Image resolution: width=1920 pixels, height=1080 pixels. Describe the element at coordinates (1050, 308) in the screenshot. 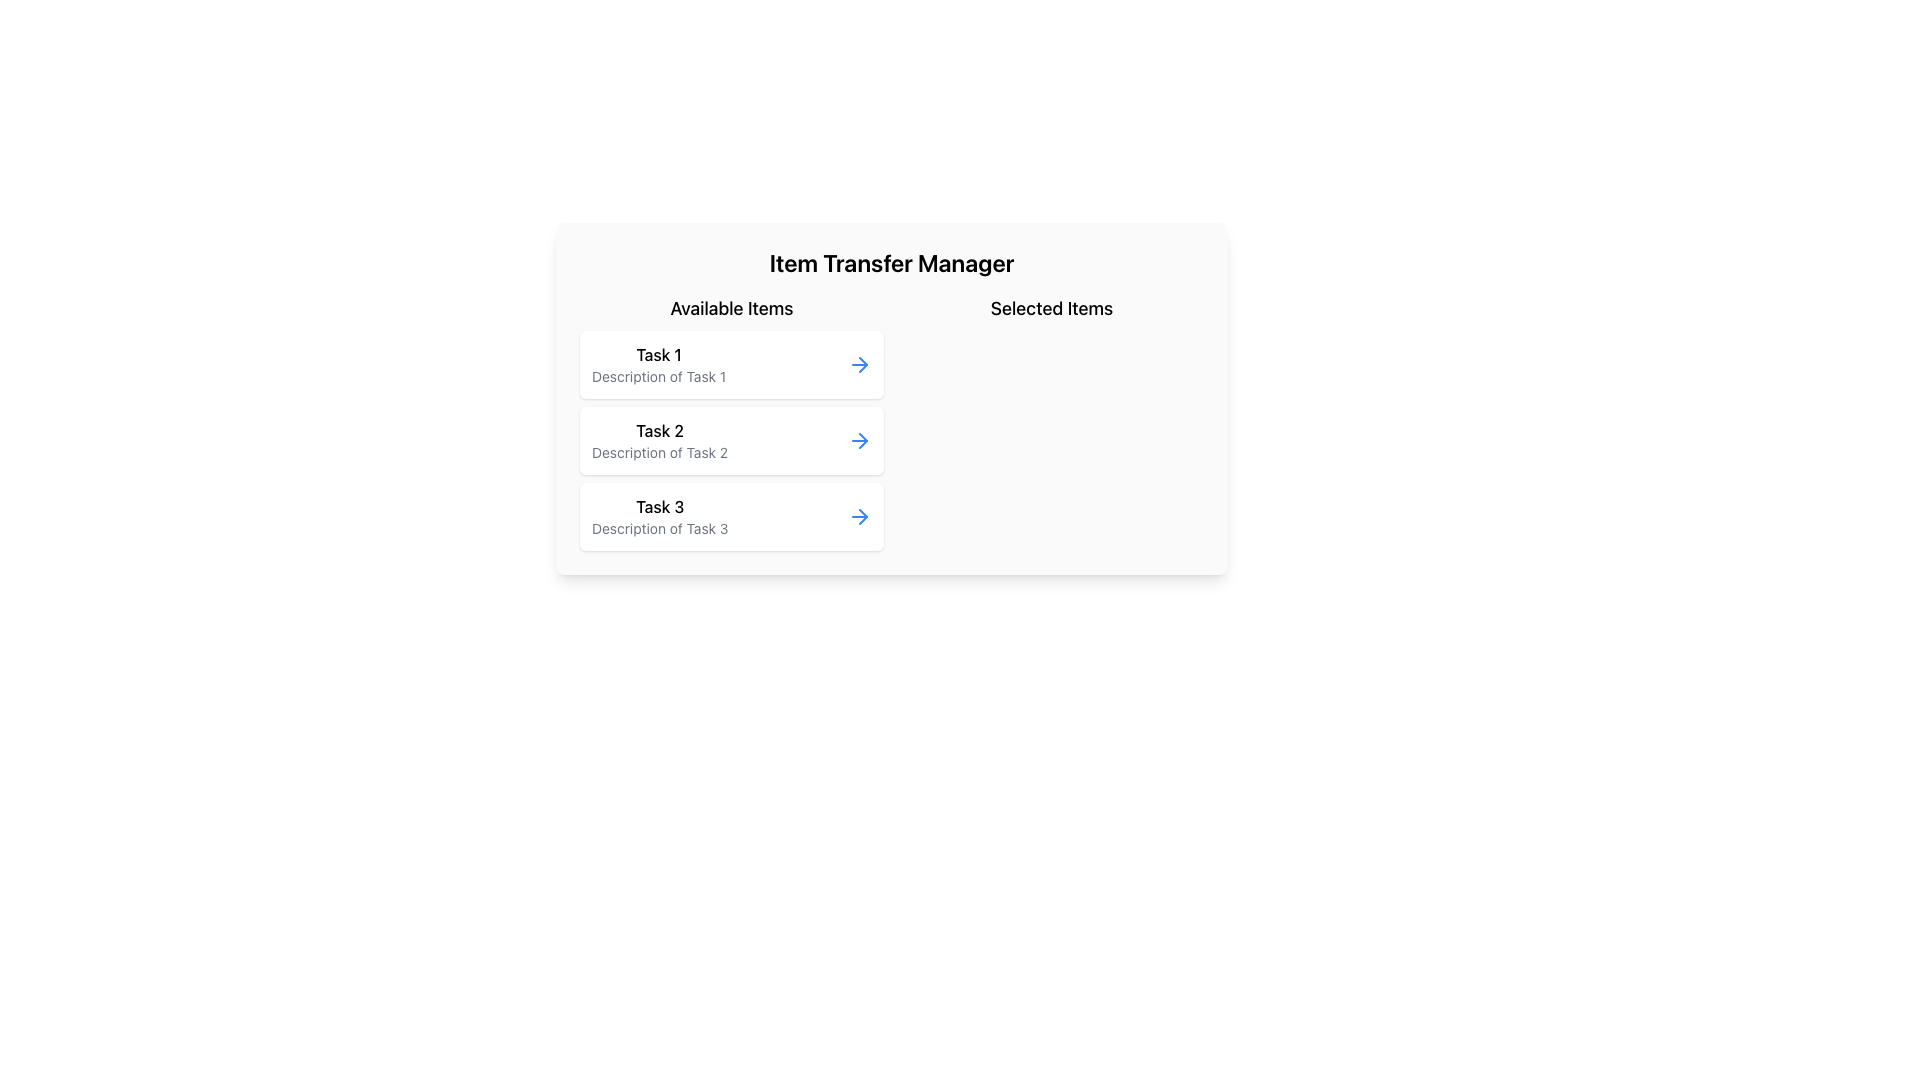

I see `the text label indicating 'Selected Items', which is positioned above the listing space and to the right of 'Available Items'` at that location.